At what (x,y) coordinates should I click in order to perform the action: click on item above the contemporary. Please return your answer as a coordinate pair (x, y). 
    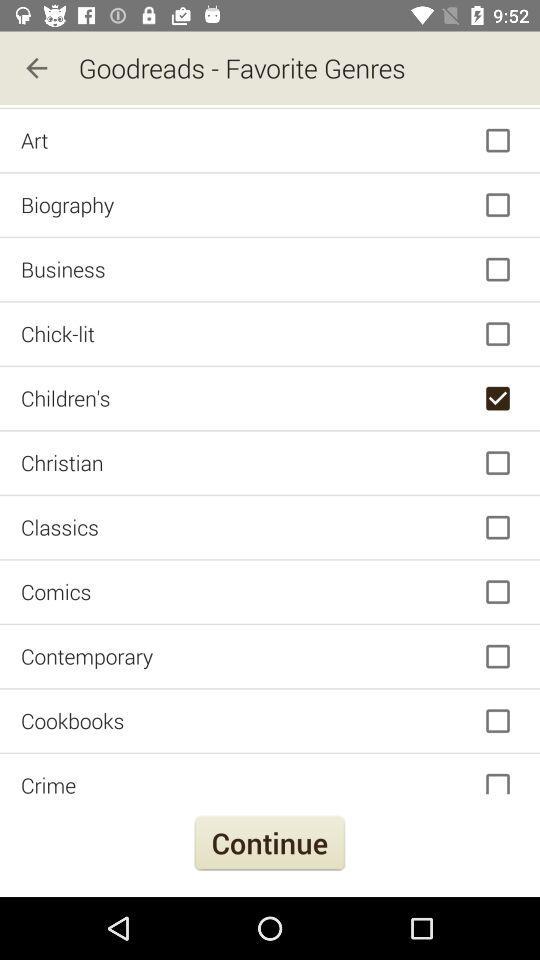
    Looking at the image, I should click on (270, 592).